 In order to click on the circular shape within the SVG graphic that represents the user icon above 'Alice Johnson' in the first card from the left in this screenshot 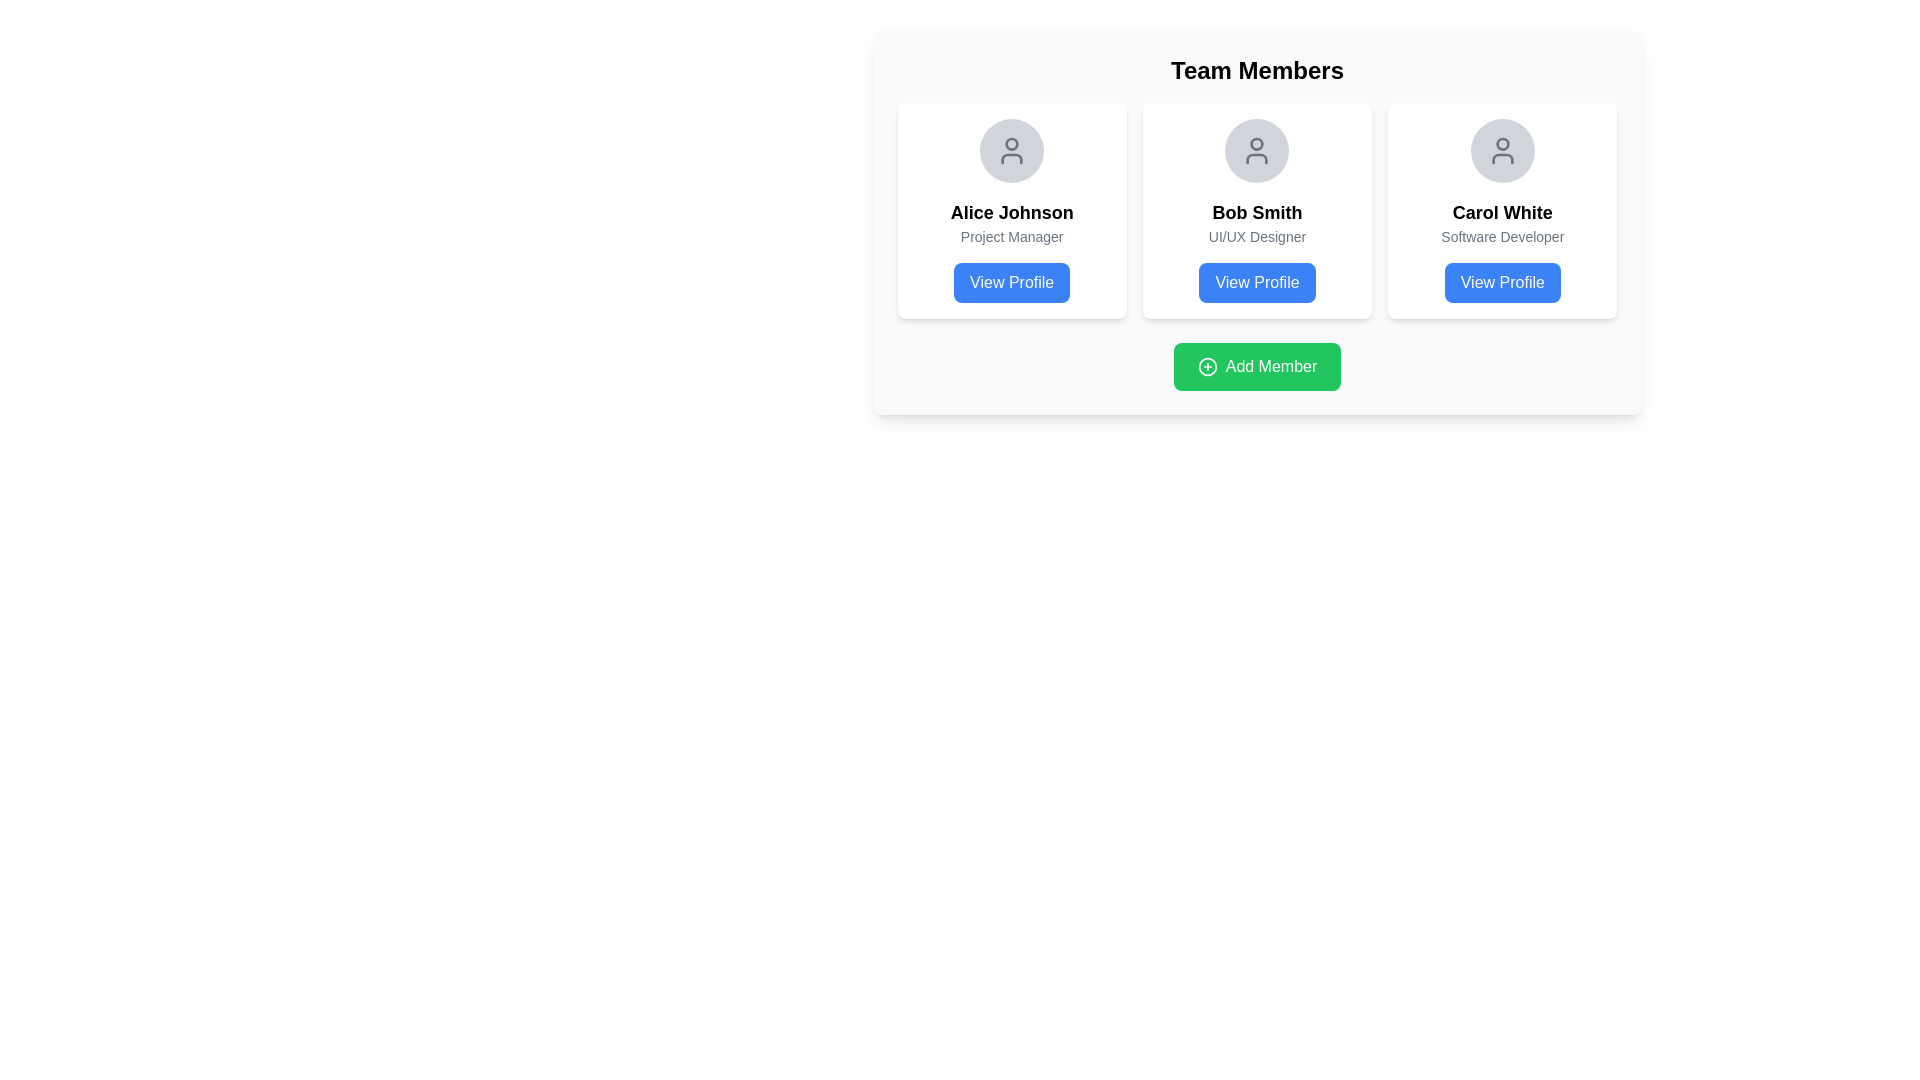, I will do `click(1012, 143)`.